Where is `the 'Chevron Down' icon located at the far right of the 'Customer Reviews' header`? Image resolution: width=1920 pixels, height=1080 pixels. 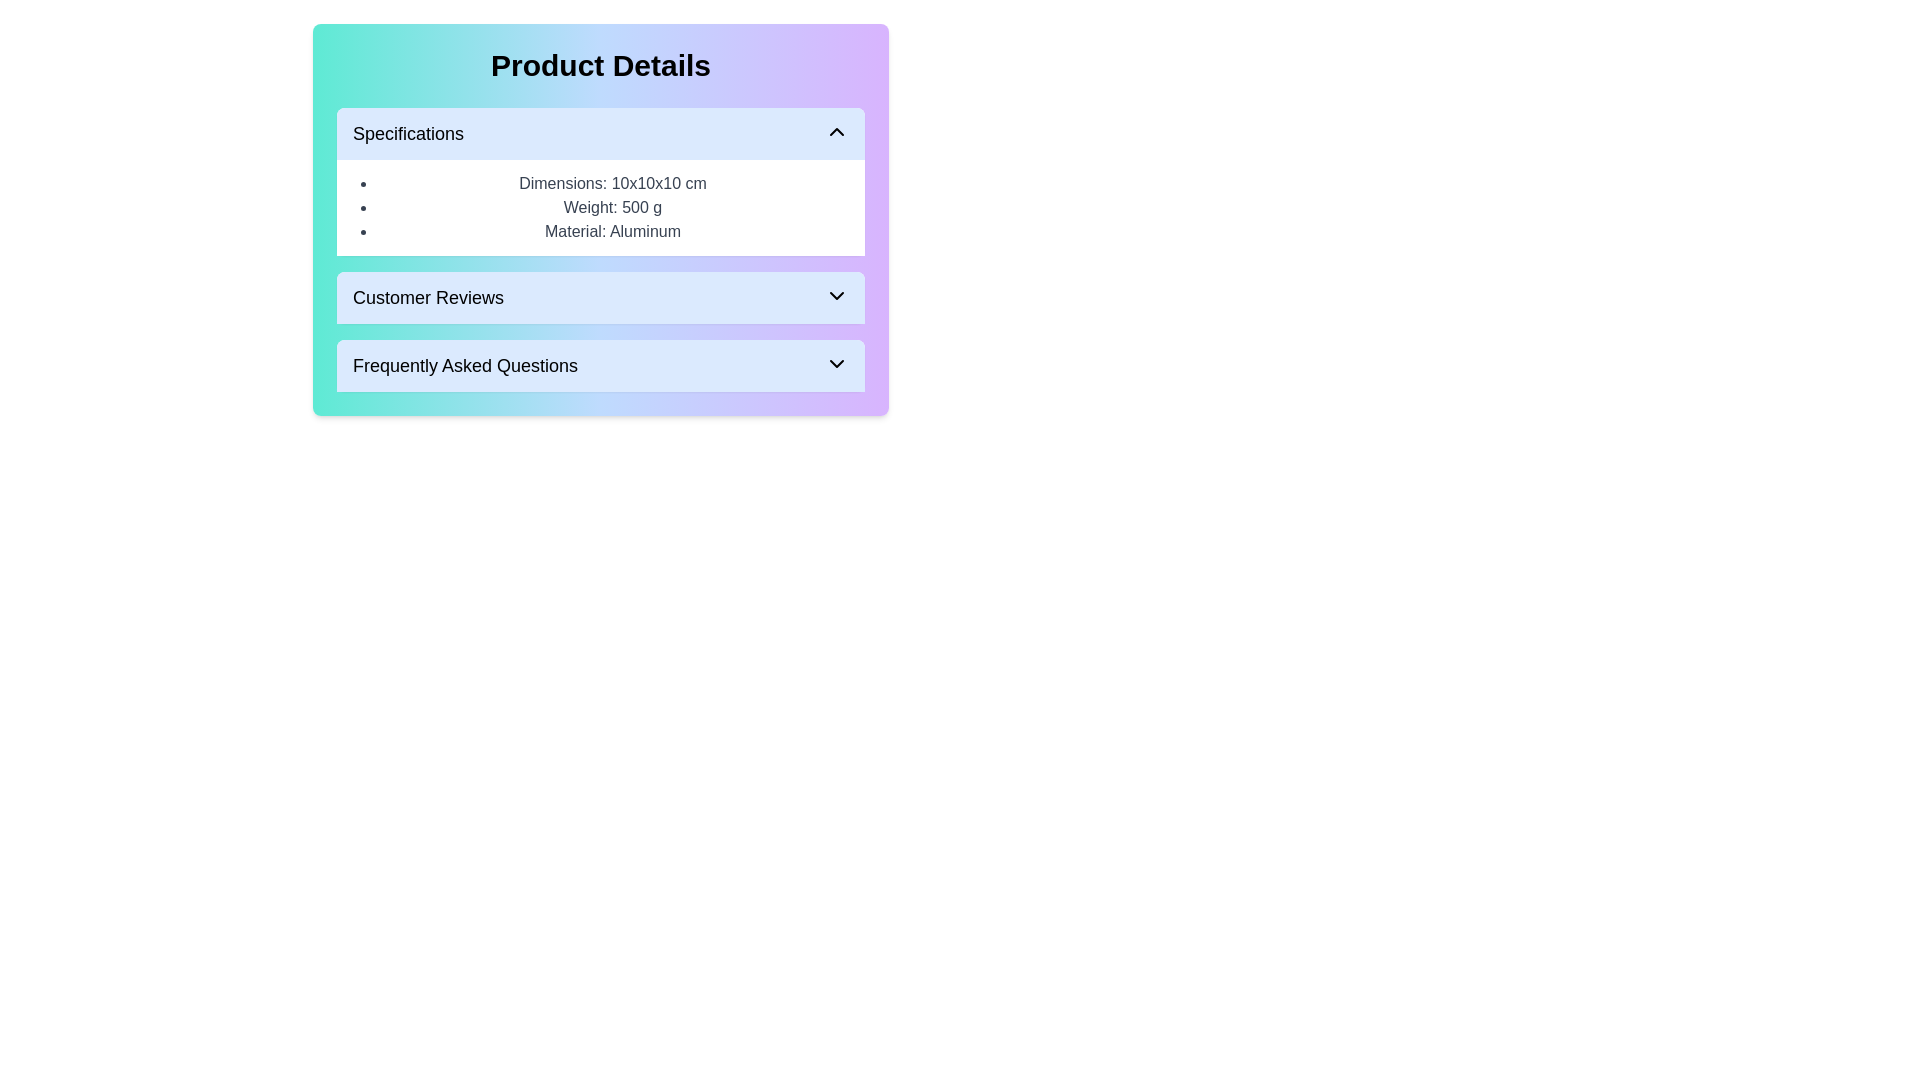
the 'Chevron Down' icon located at the far right of the 'Customer Reviews' header is located at coordinates (836, 296).